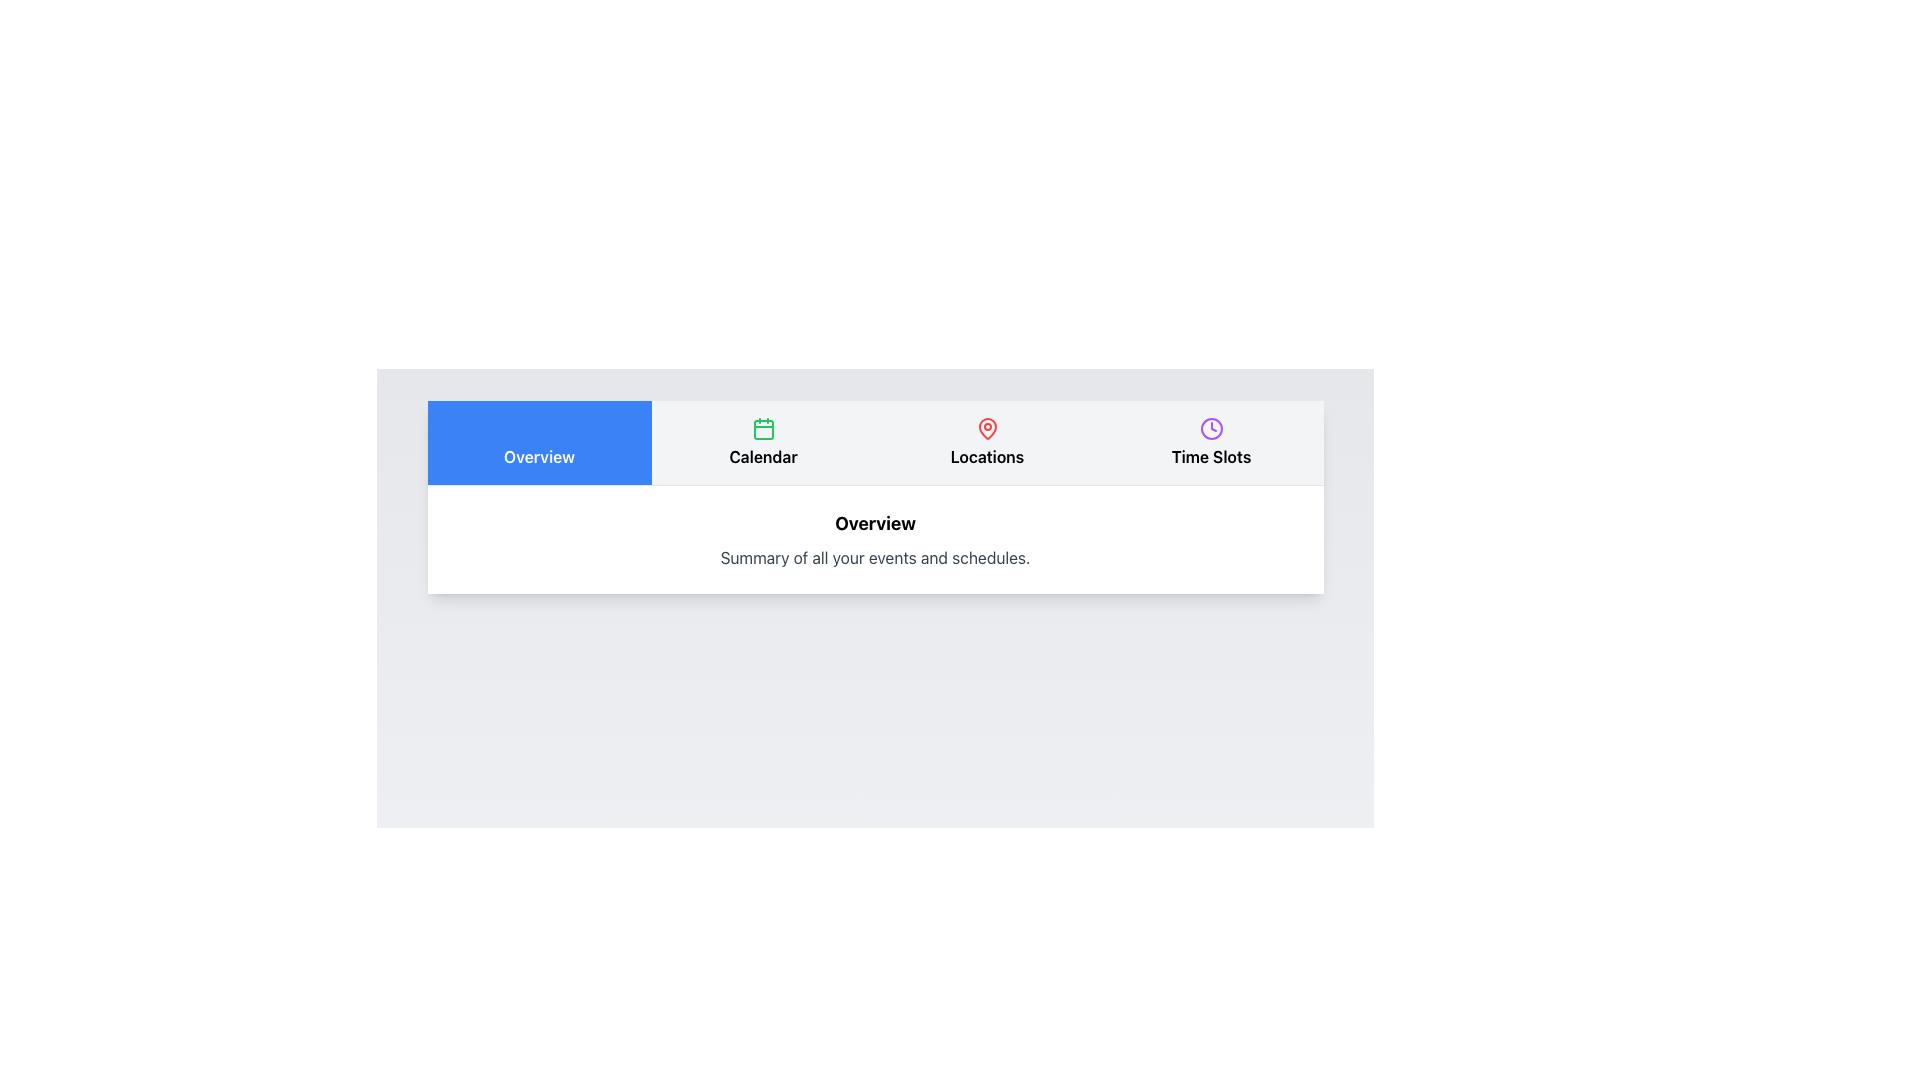  Describe the element at coordinates (1210, 427) in the screenshot. I see `the 'Time Slots' icon located above the text label 'Time Slots' to interact with its section` at that location.